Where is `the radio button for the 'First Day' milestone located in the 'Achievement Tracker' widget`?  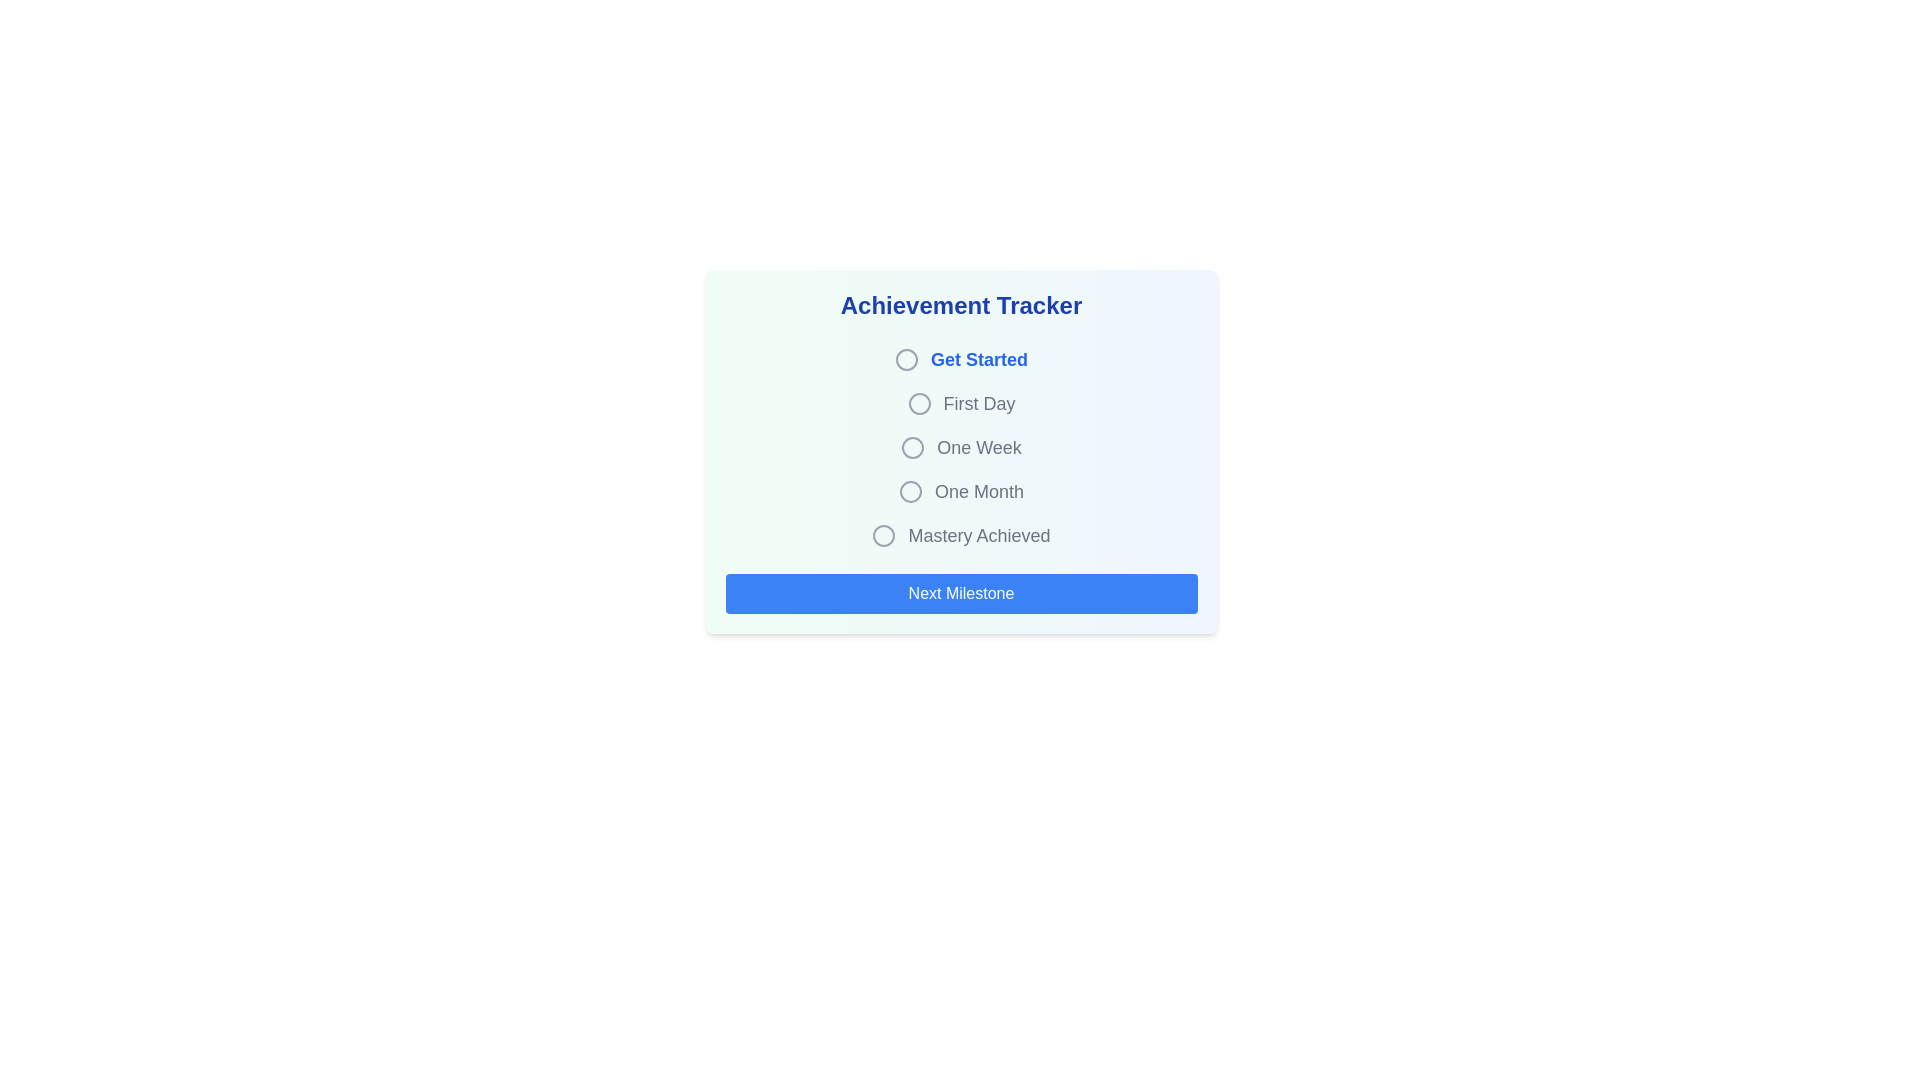
the radio button for the 'First Day' milestone located in the 'Achievement Tracker' widget is located at coordinates (918, 404).